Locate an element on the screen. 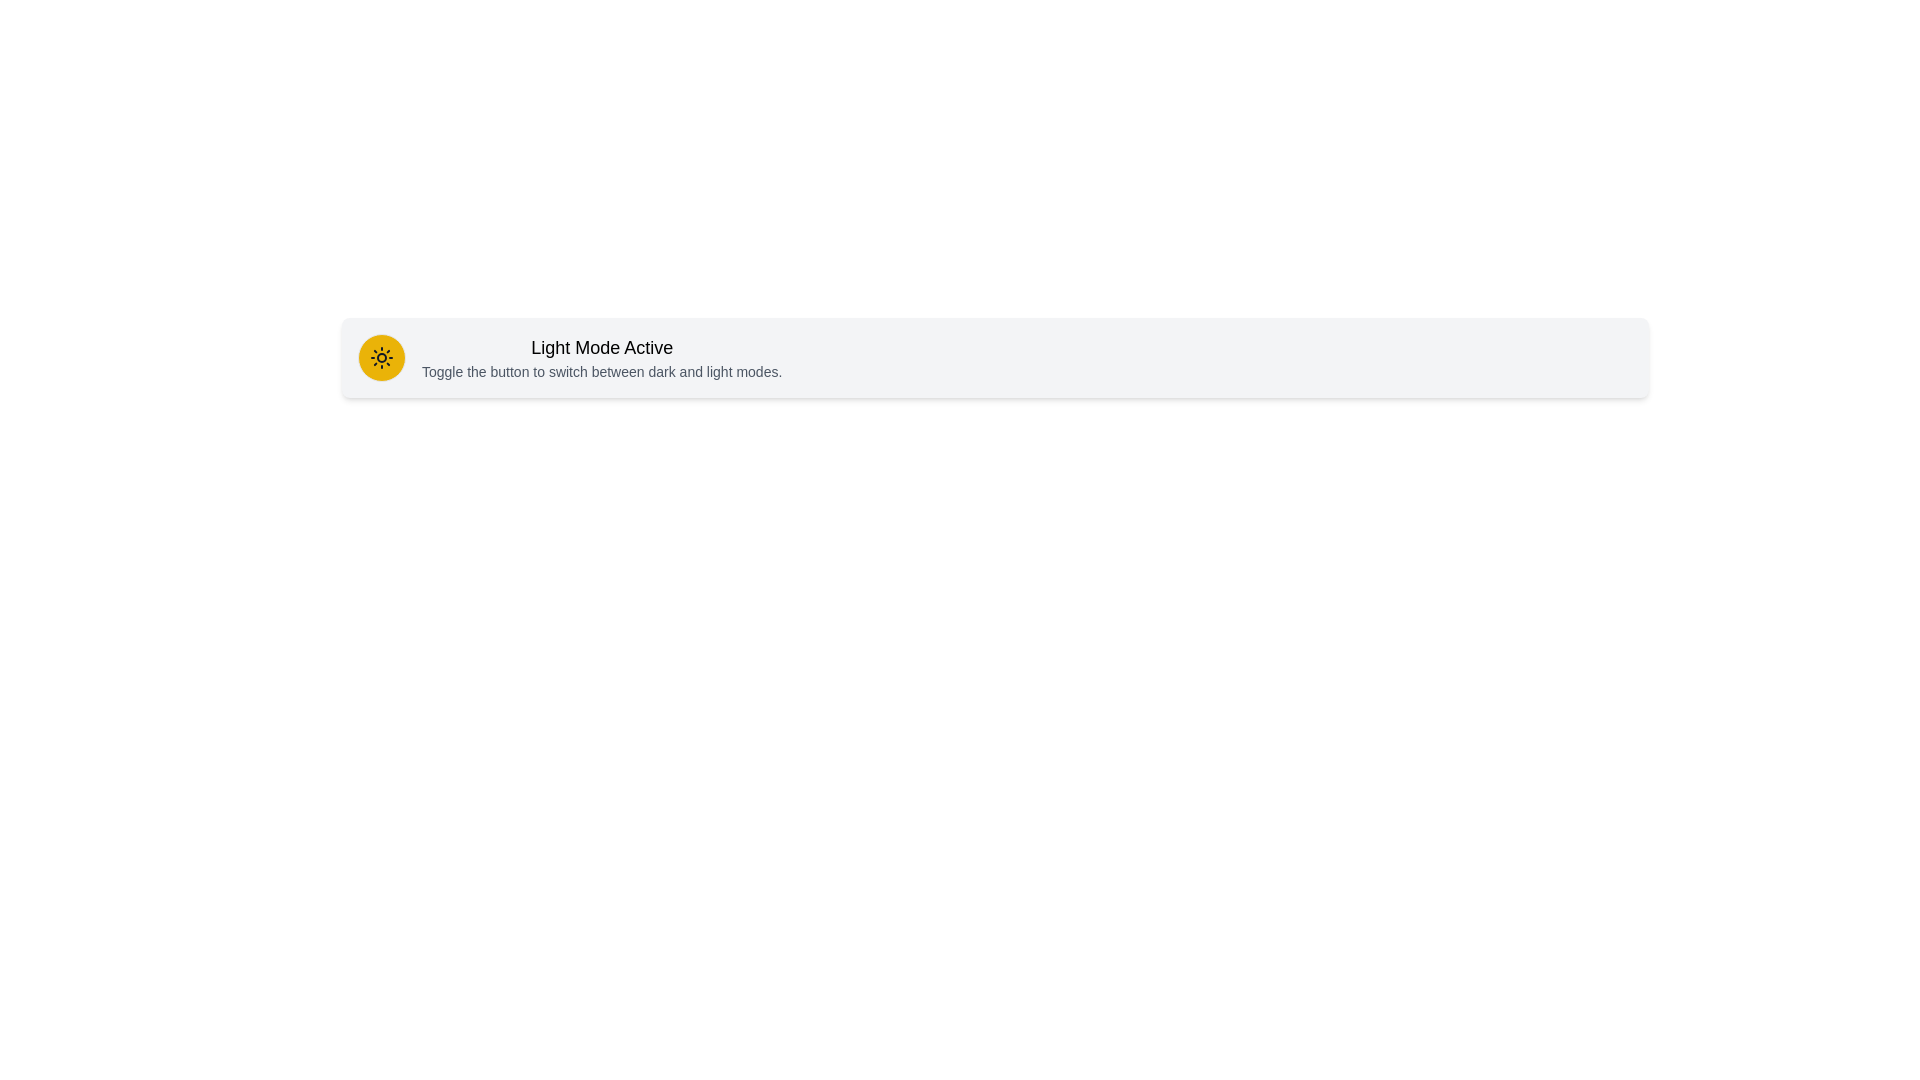  the toggle button located on the left side of the section labeled 'Light Mode Active' to switch between dark and light modes is located at coordinates (382, 357).